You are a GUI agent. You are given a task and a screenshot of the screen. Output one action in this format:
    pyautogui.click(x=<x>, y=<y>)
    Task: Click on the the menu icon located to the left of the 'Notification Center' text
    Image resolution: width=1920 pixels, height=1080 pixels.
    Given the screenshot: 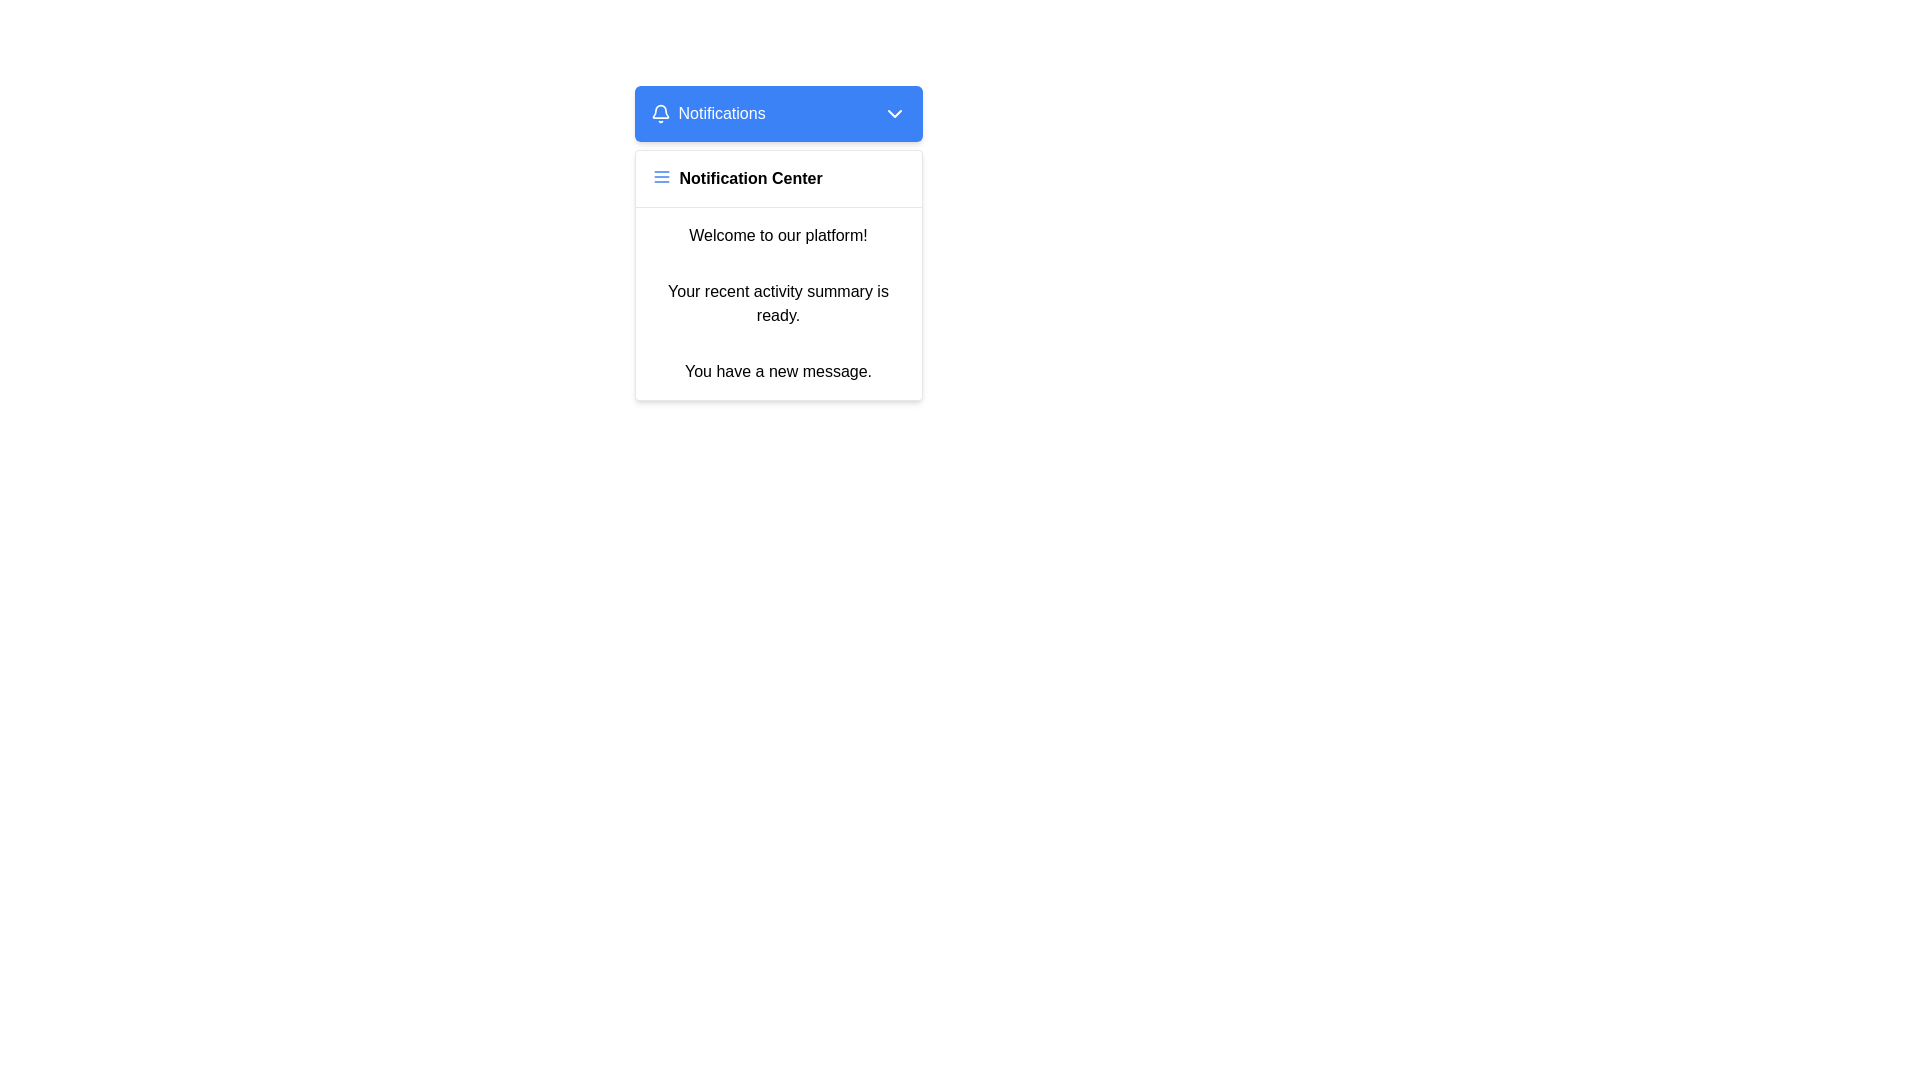 What is the action you would take?
    pyautogui.click(x=661, y=176)
    